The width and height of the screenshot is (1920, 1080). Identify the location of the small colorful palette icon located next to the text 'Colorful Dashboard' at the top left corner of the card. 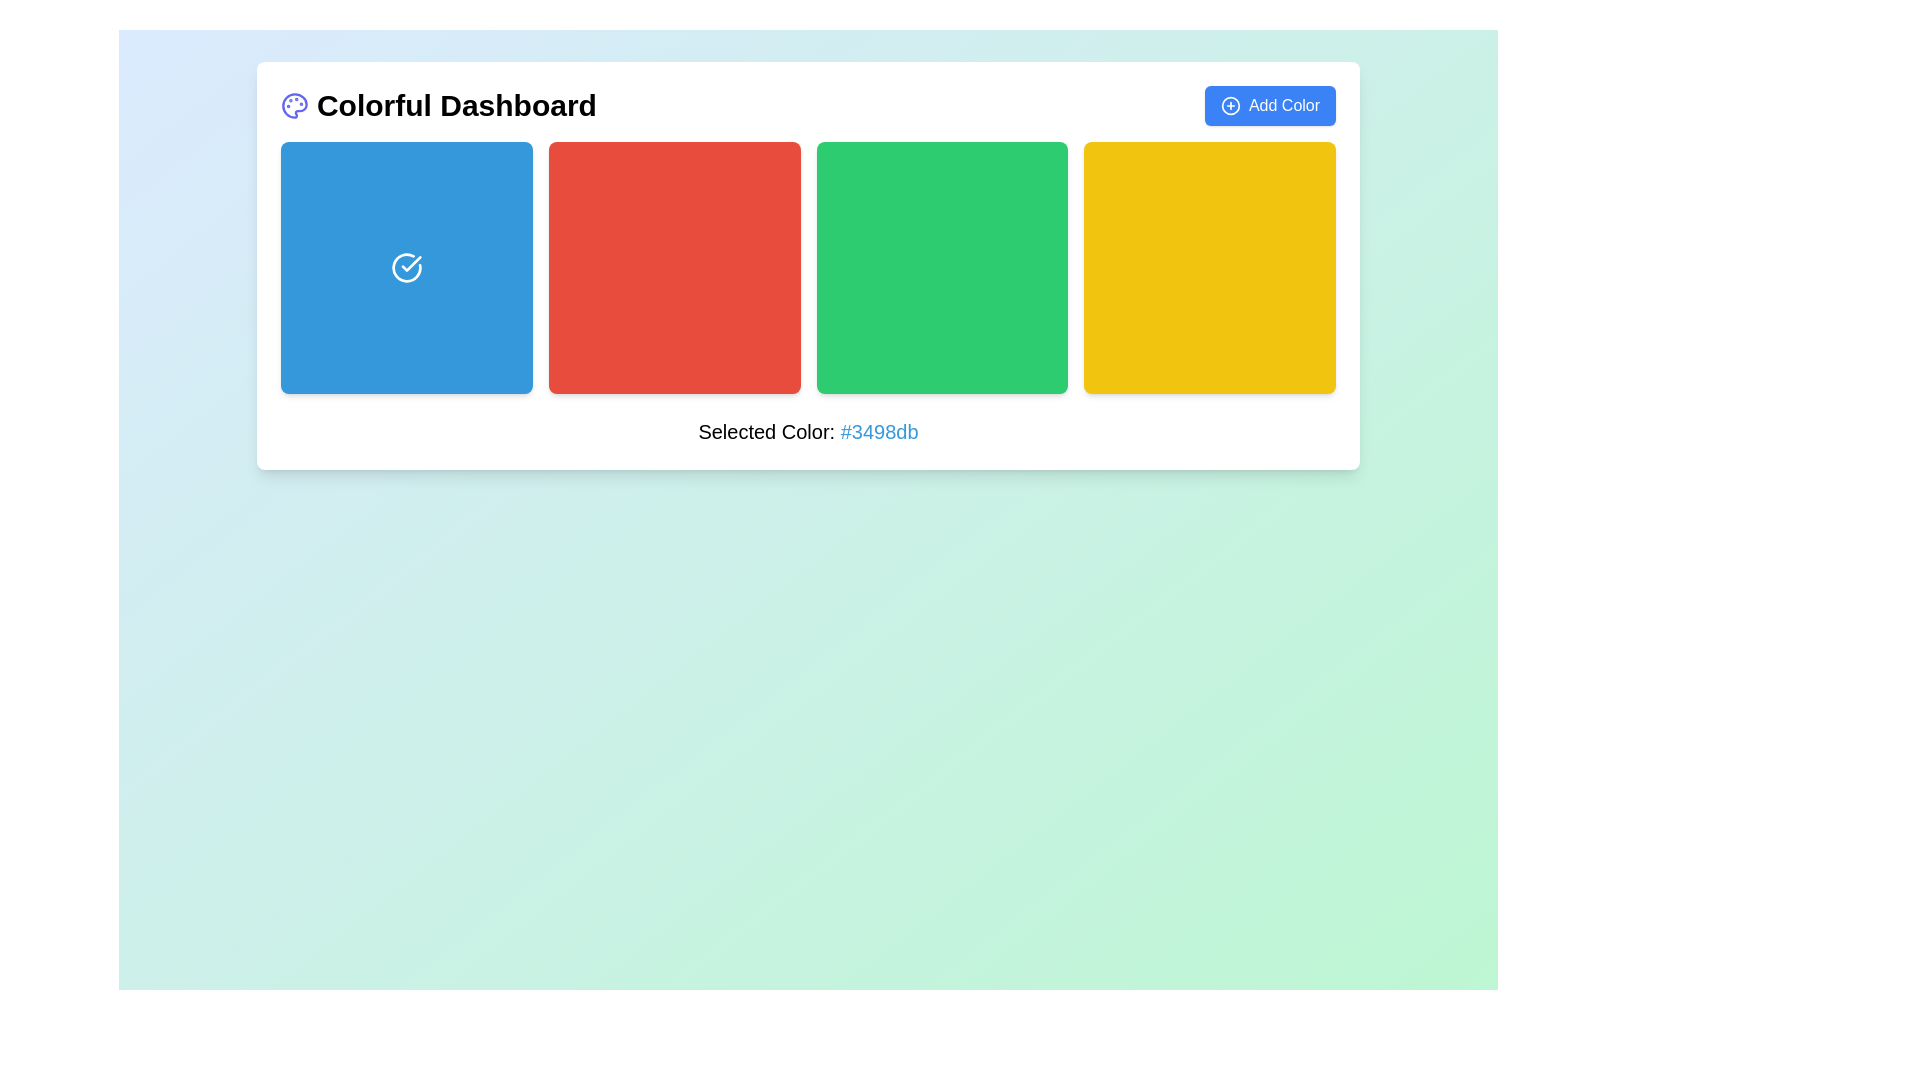
(293, 105).